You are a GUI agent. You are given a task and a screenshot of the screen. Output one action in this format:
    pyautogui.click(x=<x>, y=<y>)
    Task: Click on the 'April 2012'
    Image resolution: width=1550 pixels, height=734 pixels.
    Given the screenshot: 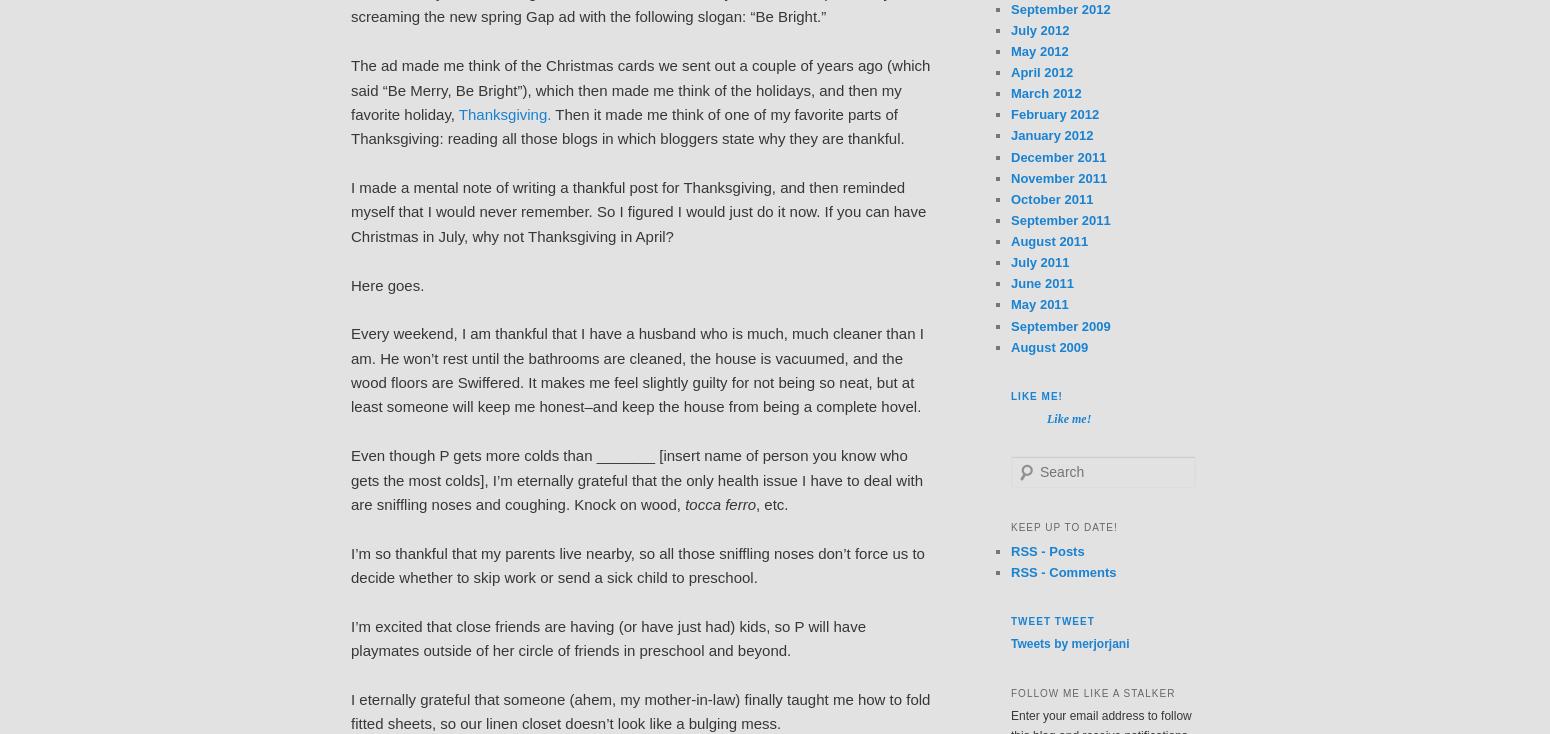 What is the action you would take?
    pyautogui.click(x=1042, y=72)
    